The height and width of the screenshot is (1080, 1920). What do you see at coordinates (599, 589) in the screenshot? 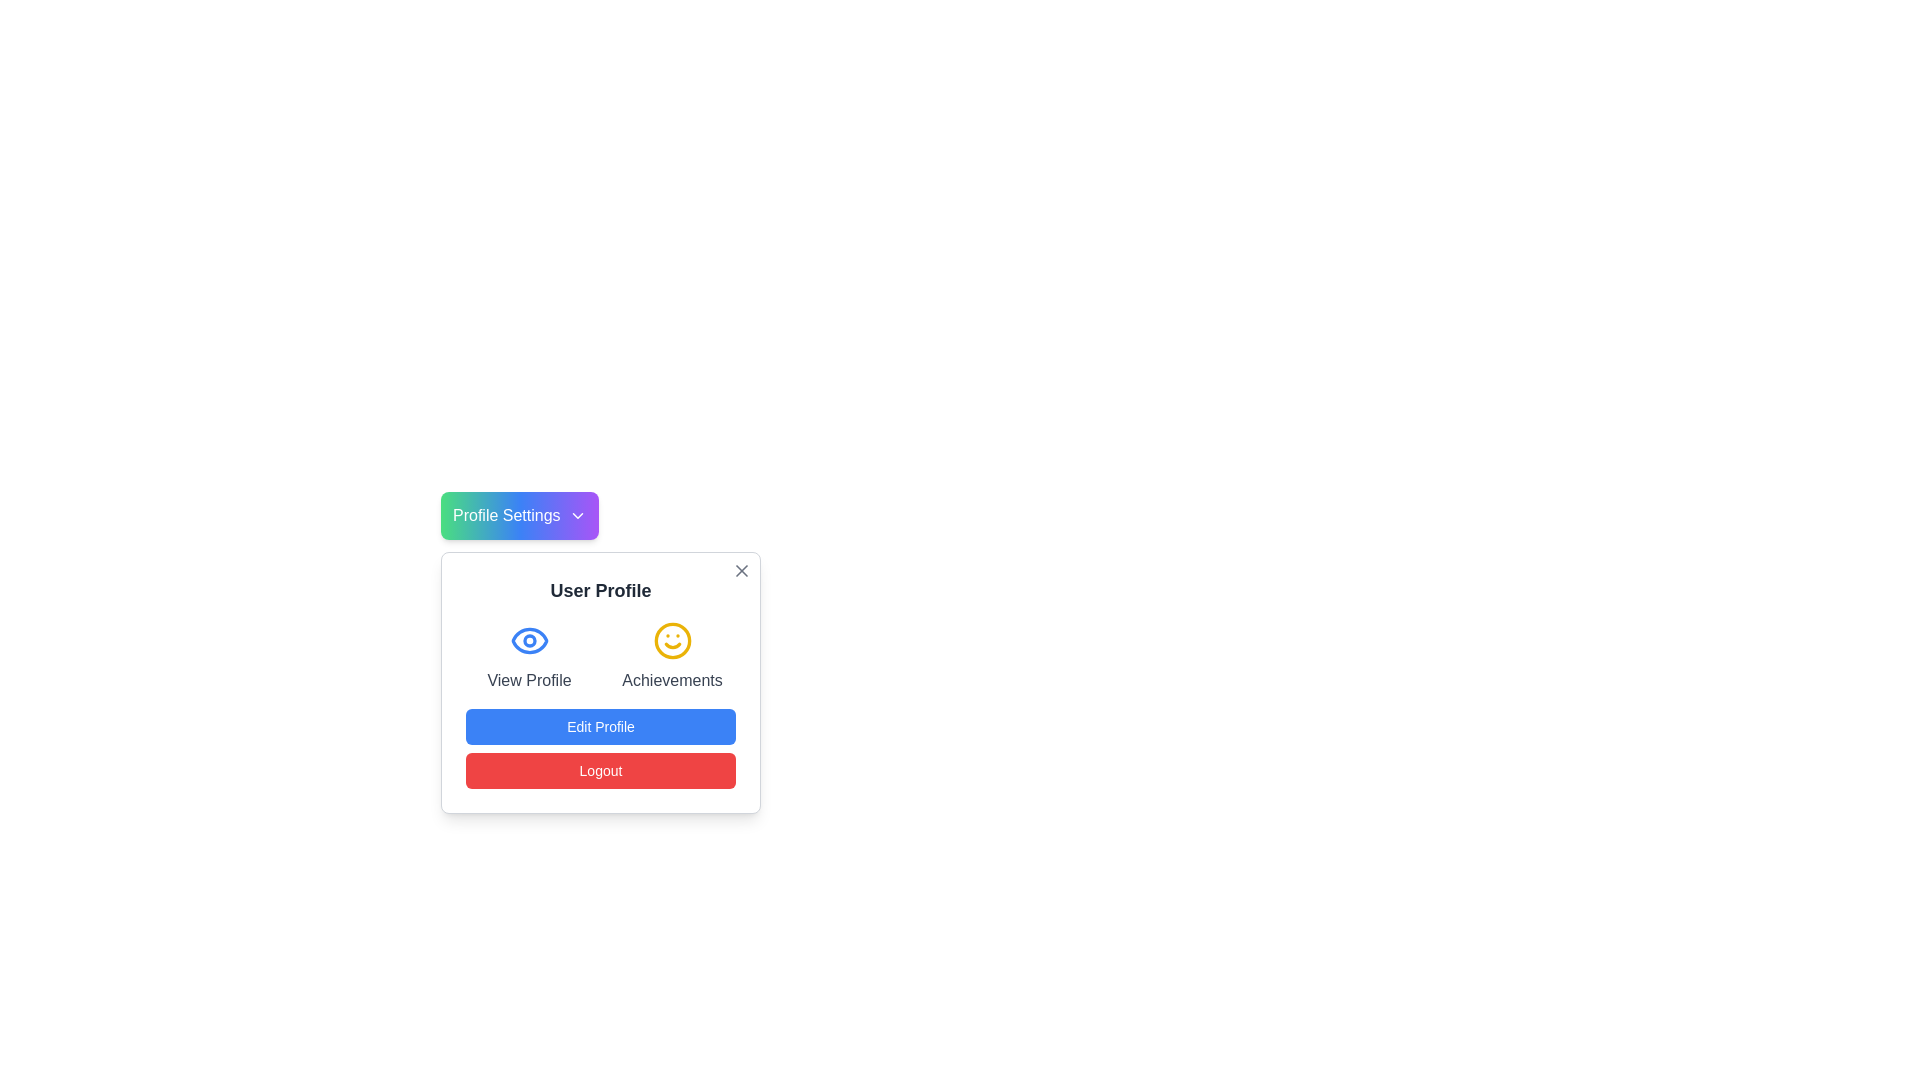
I see `the 'User Profile' static text element, which is displayed in bold and large dark gray font, centered at the top of a card interface` at bounding box center [599, 589].